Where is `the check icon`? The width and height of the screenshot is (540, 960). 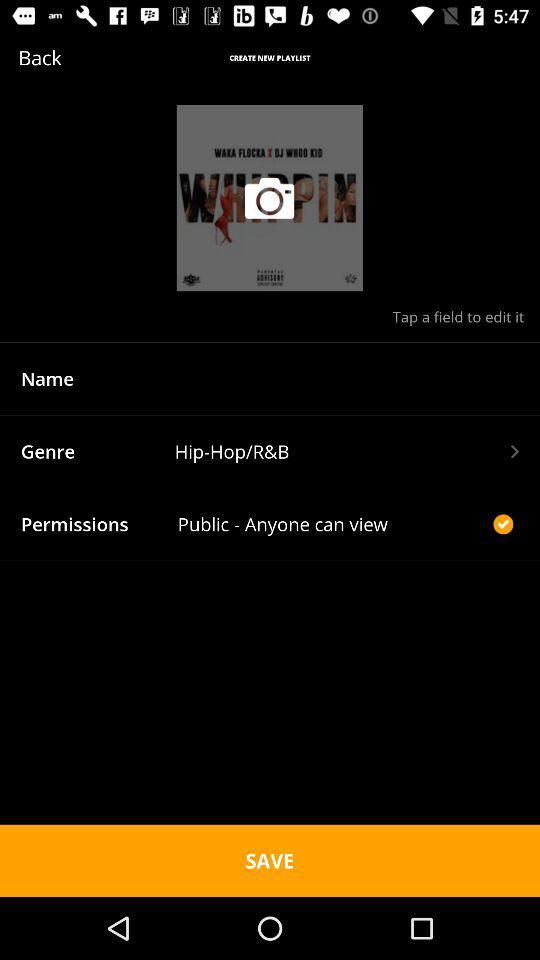 the check icon is located at coordinates (502, 523).